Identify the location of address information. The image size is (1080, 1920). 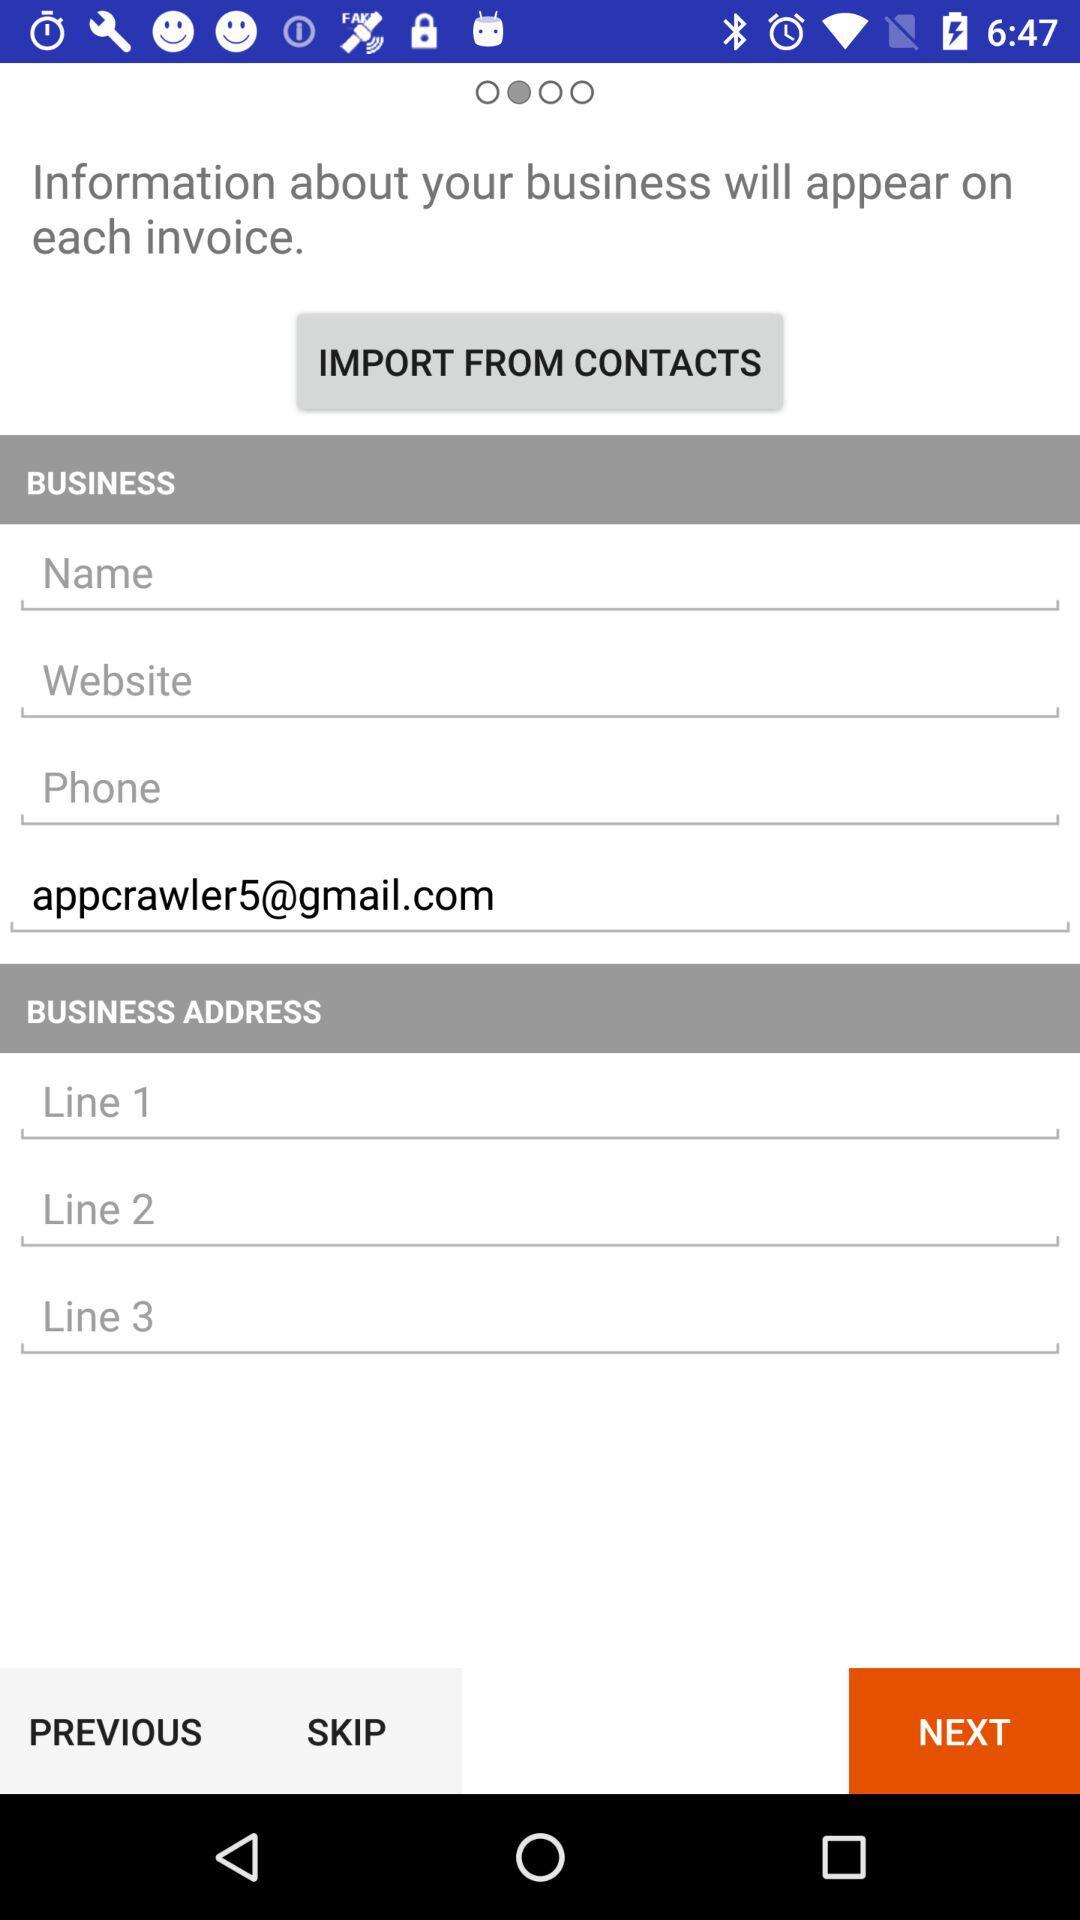
(540, 1315).